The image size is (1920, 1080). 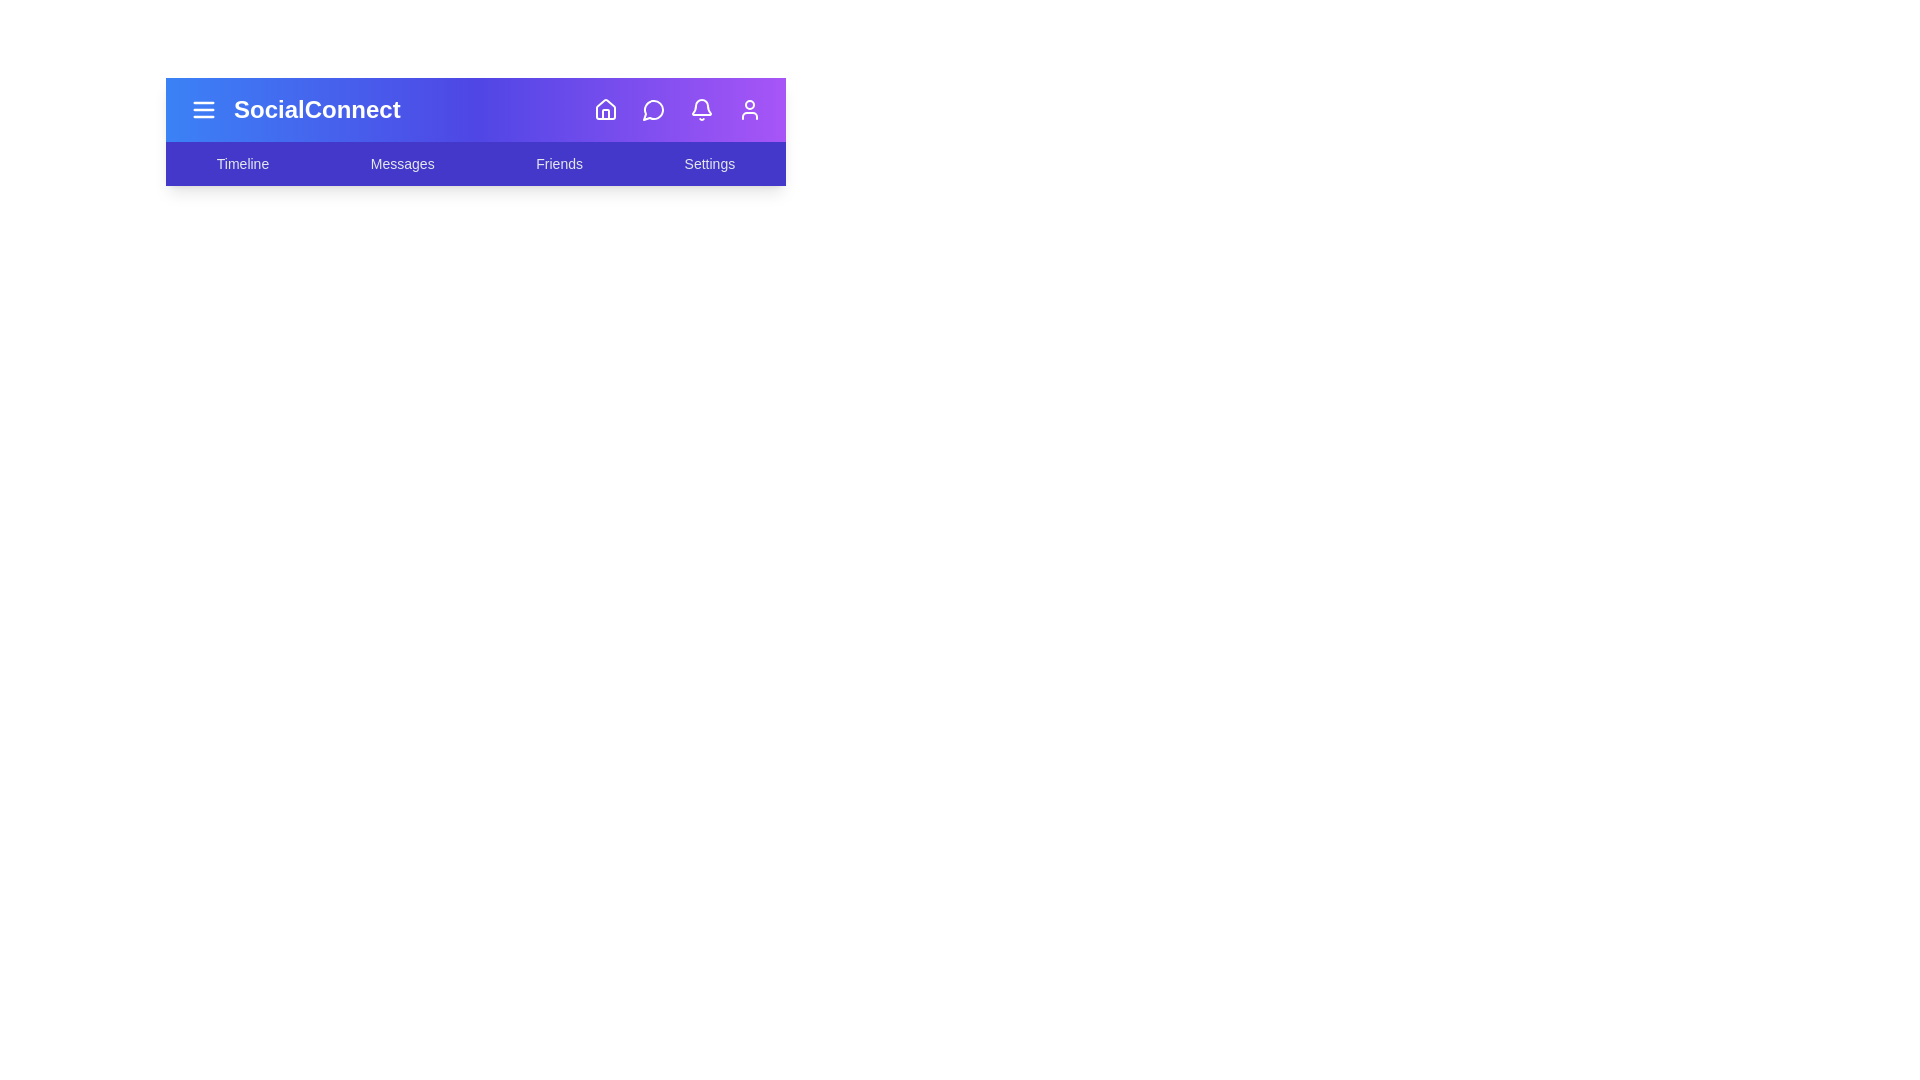 What do you see at coordinates (401, 163) in the screenshot?
I see `the Messages Menu to observe visual effects` at bounding box center [401, 163].